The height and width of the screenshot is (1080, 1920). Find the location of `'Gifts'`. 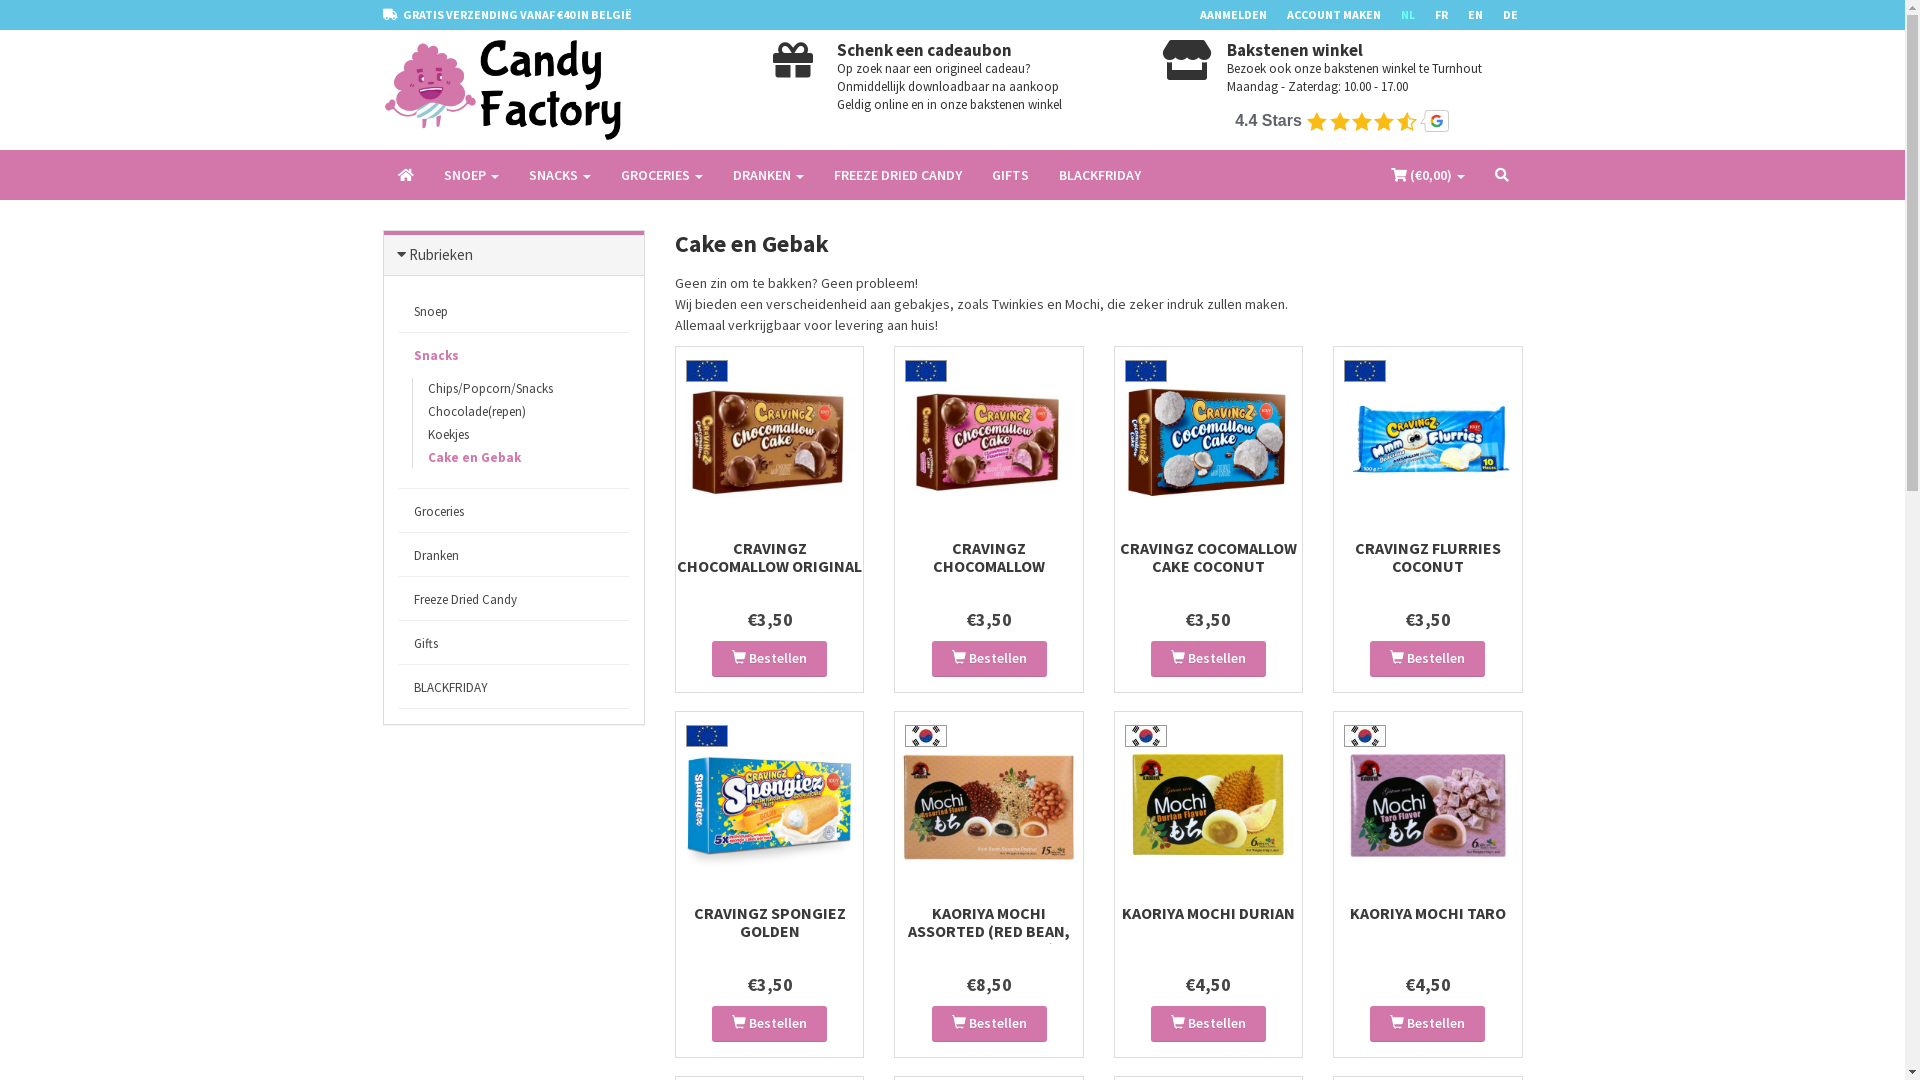

'Gifts' is located at coordinates (398, 643).